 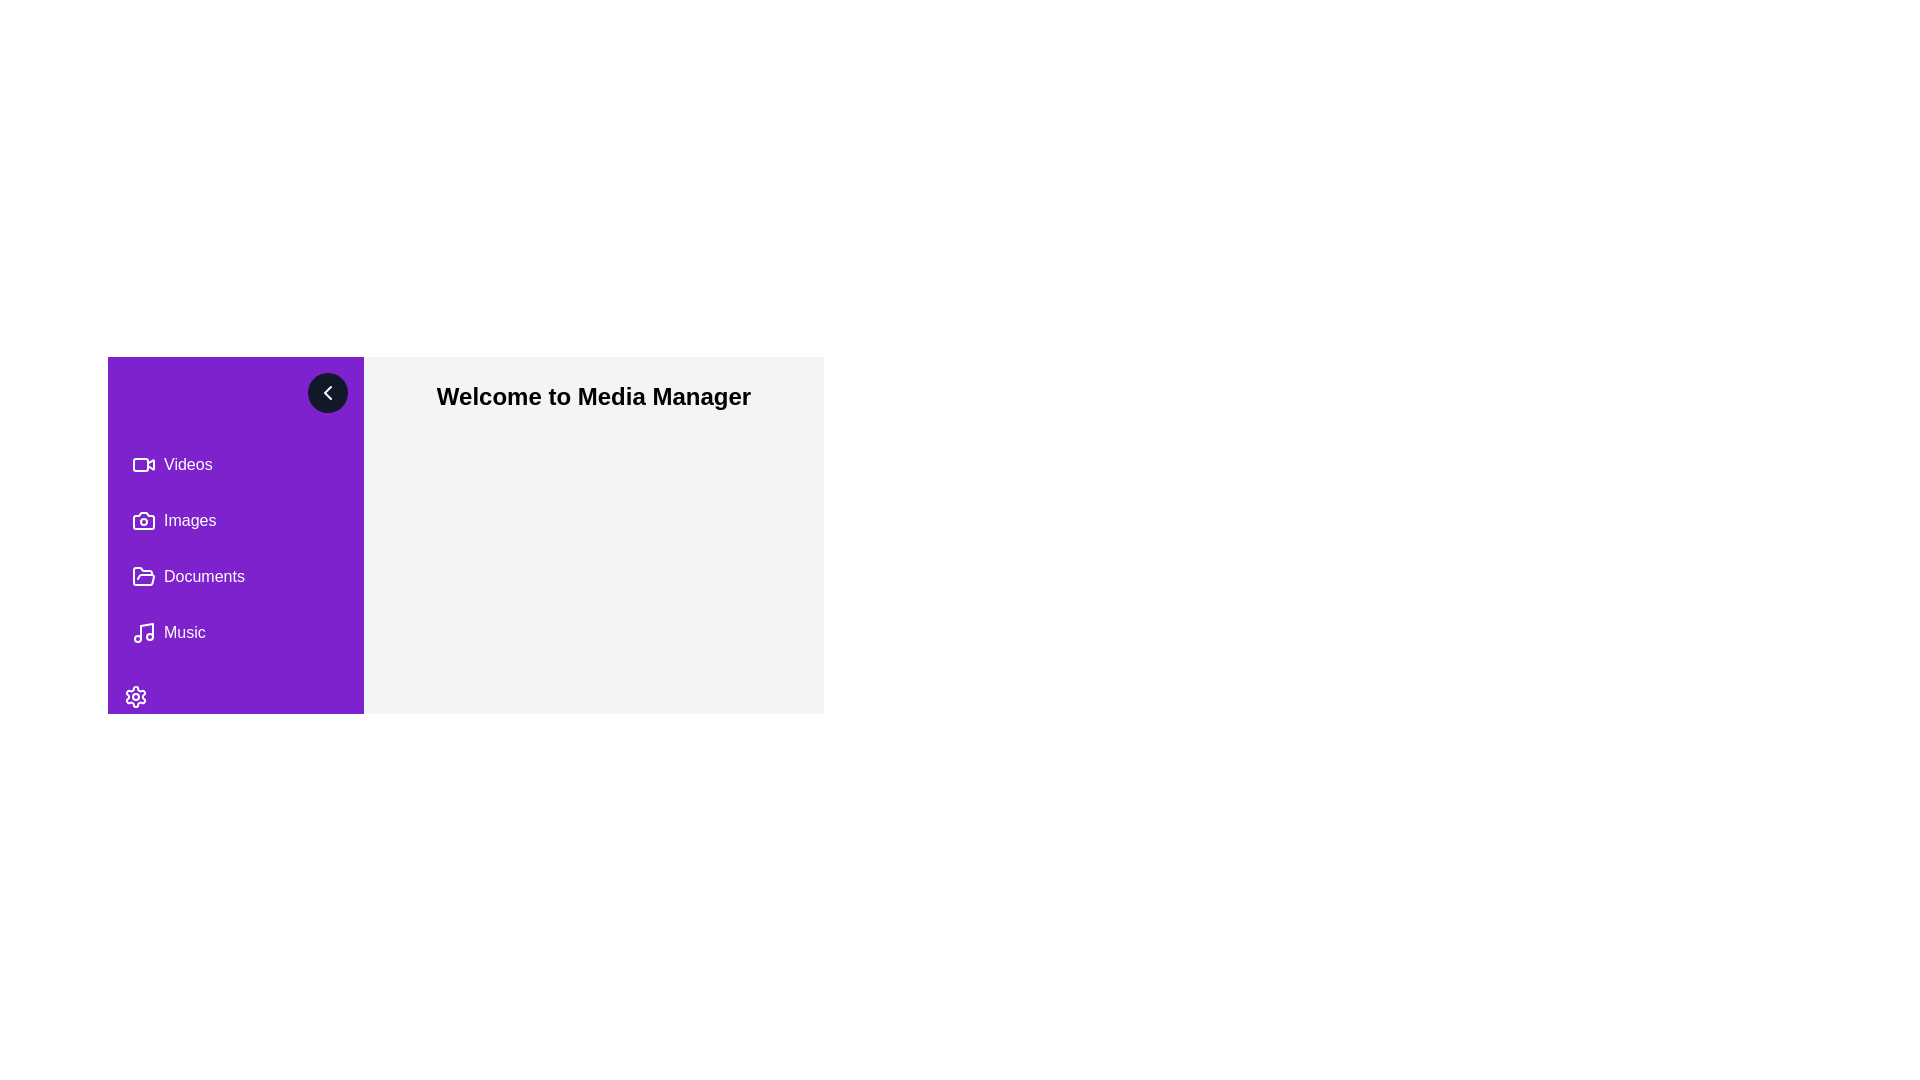 I want to click on the menu item labeled Music, so click(x=235, y=632).